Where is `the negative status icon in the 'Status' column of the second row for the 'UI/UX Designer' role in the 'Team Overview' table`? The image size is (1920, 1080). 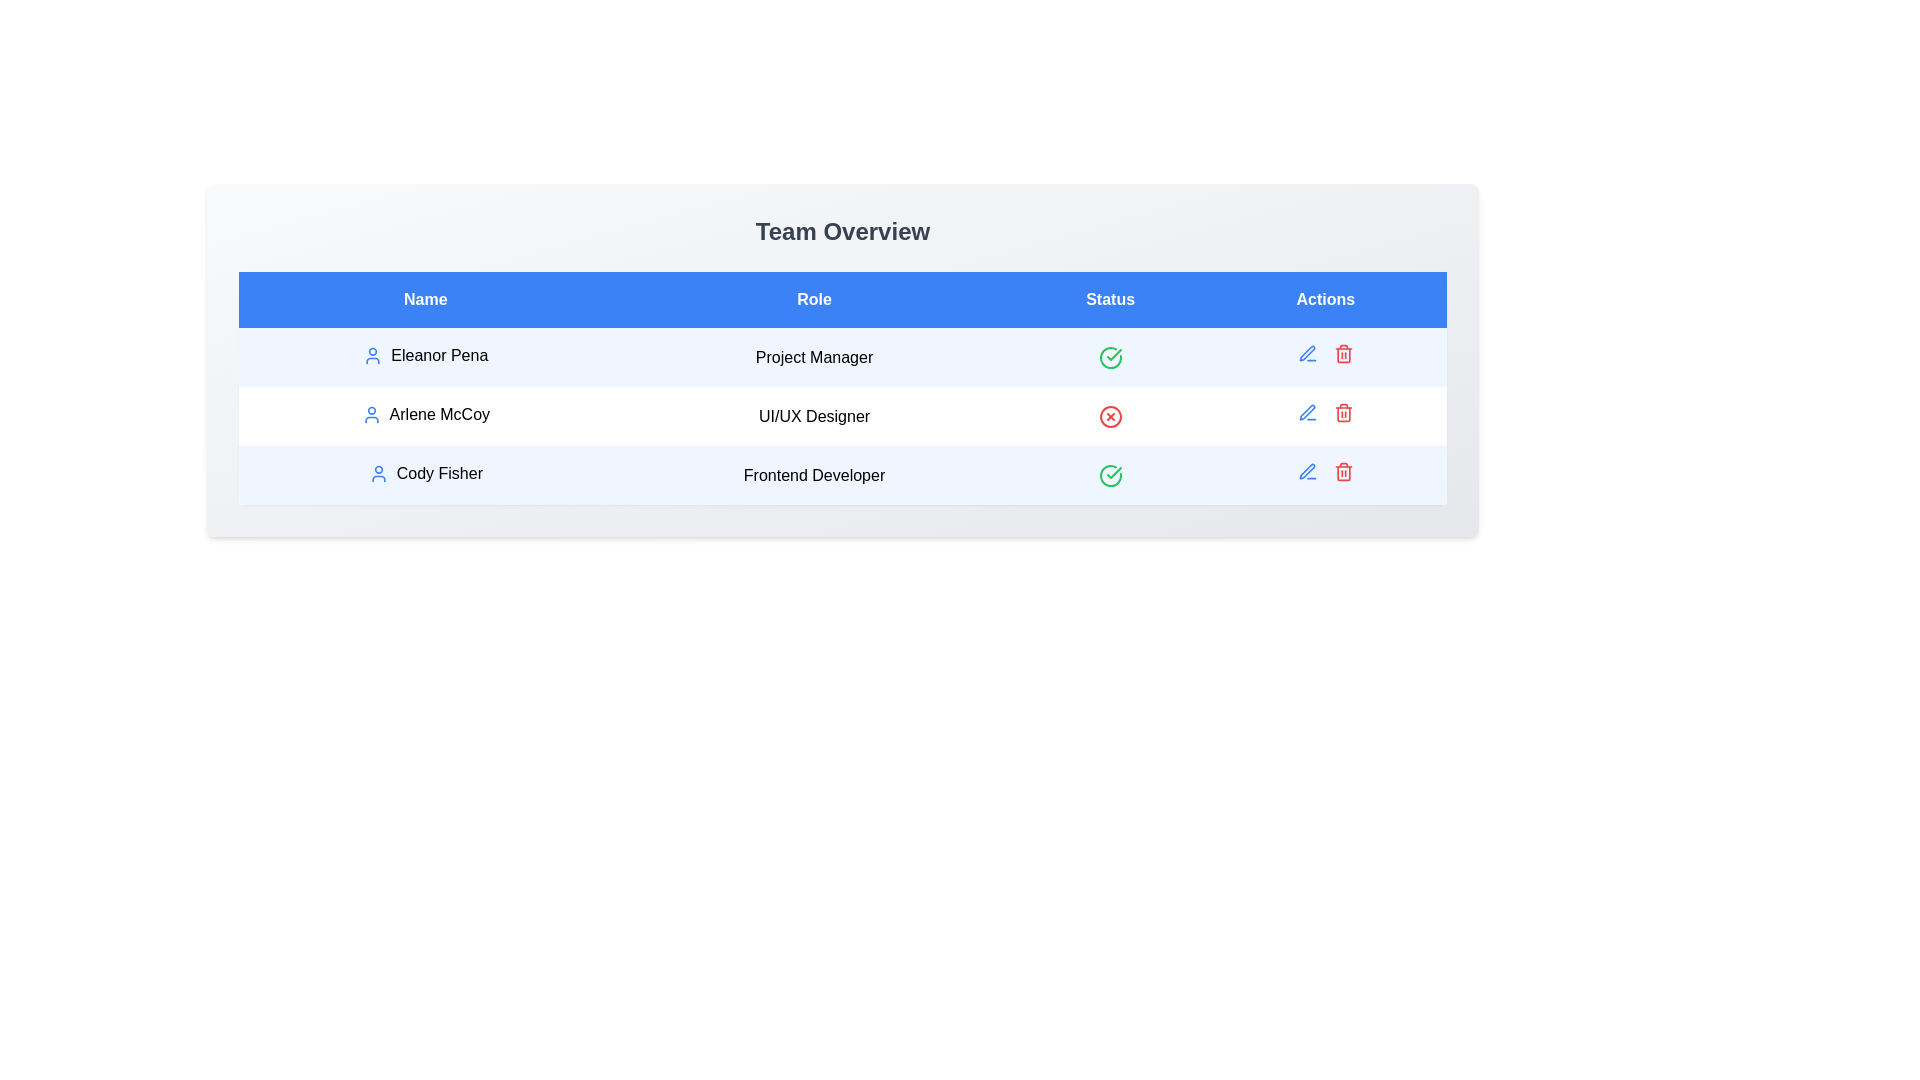 the negative status icon in the 'Status' column of the second row for the 'UI/UX Designer' role in the 'Team Overview' table is located at coordinates (1109, 415).